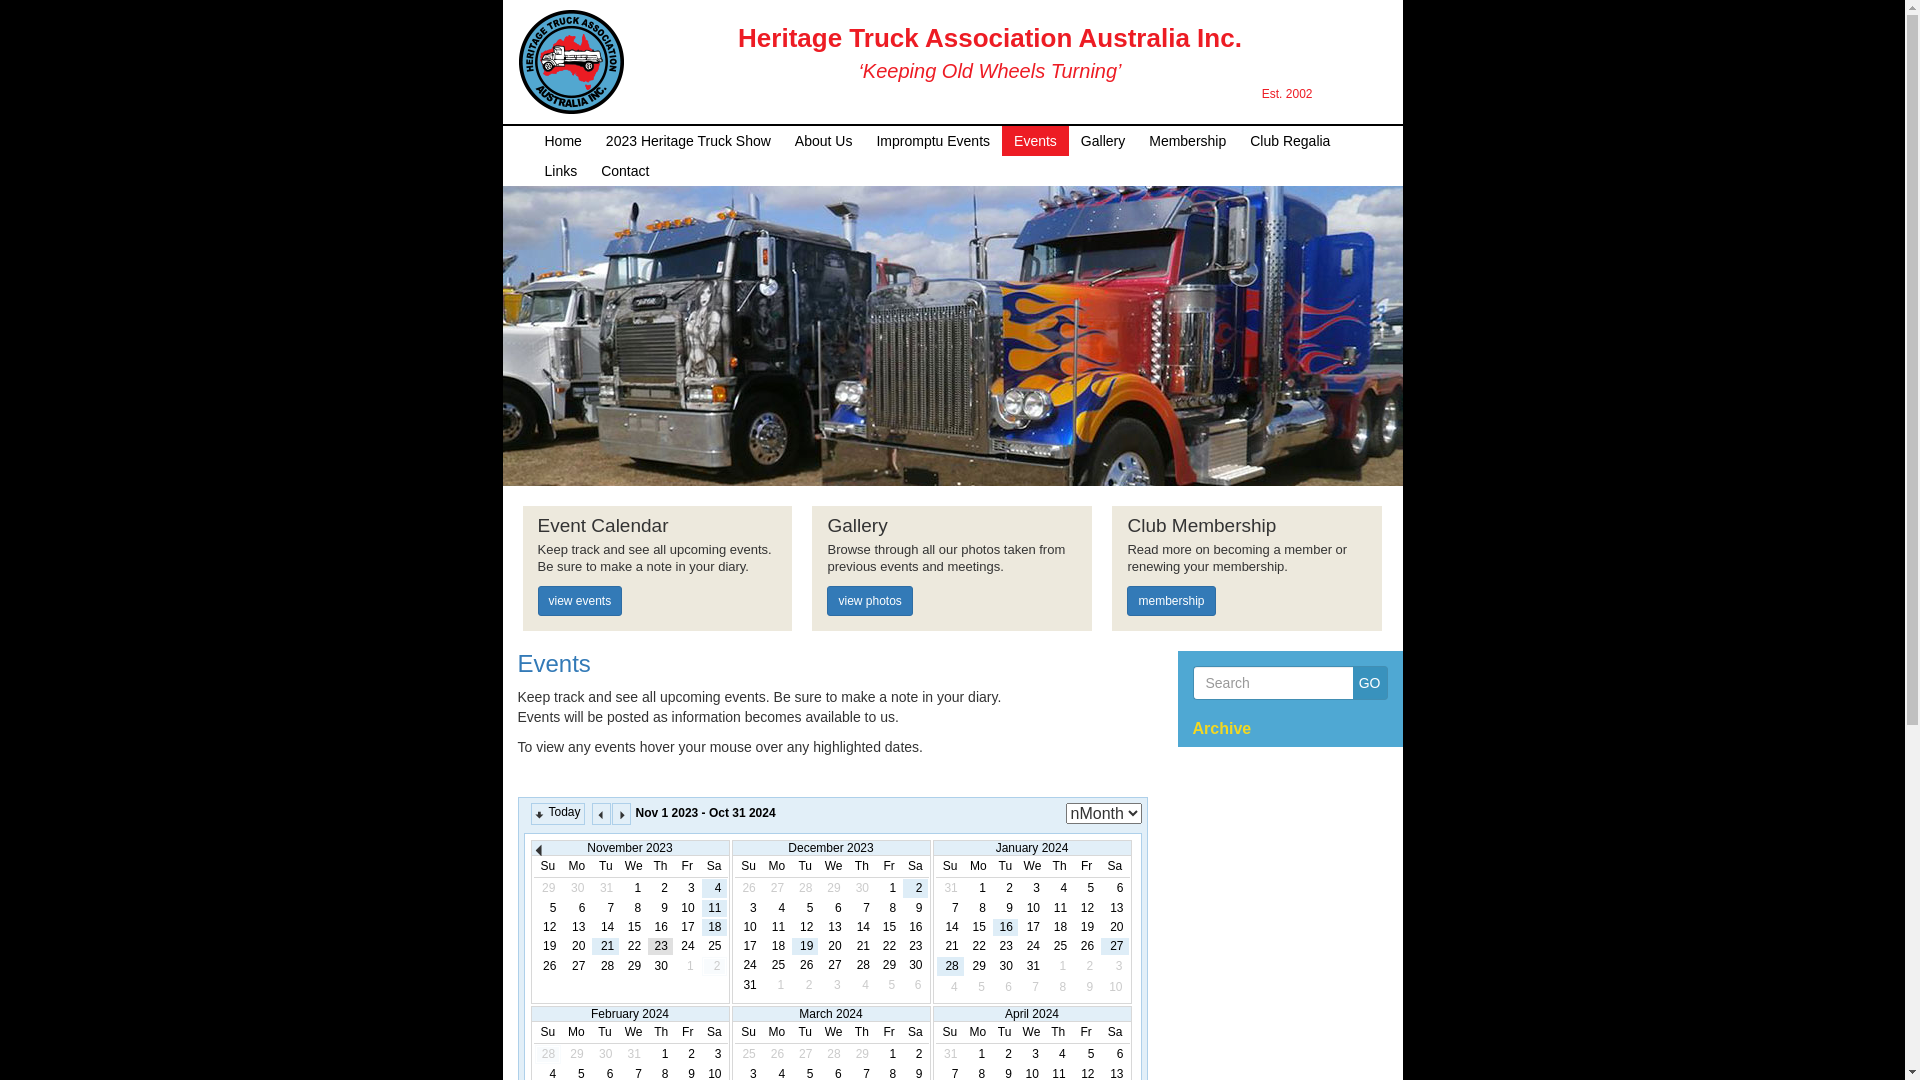 This screenshot has width=1920, height=1080. I want to click on '1', so click(887, 887).